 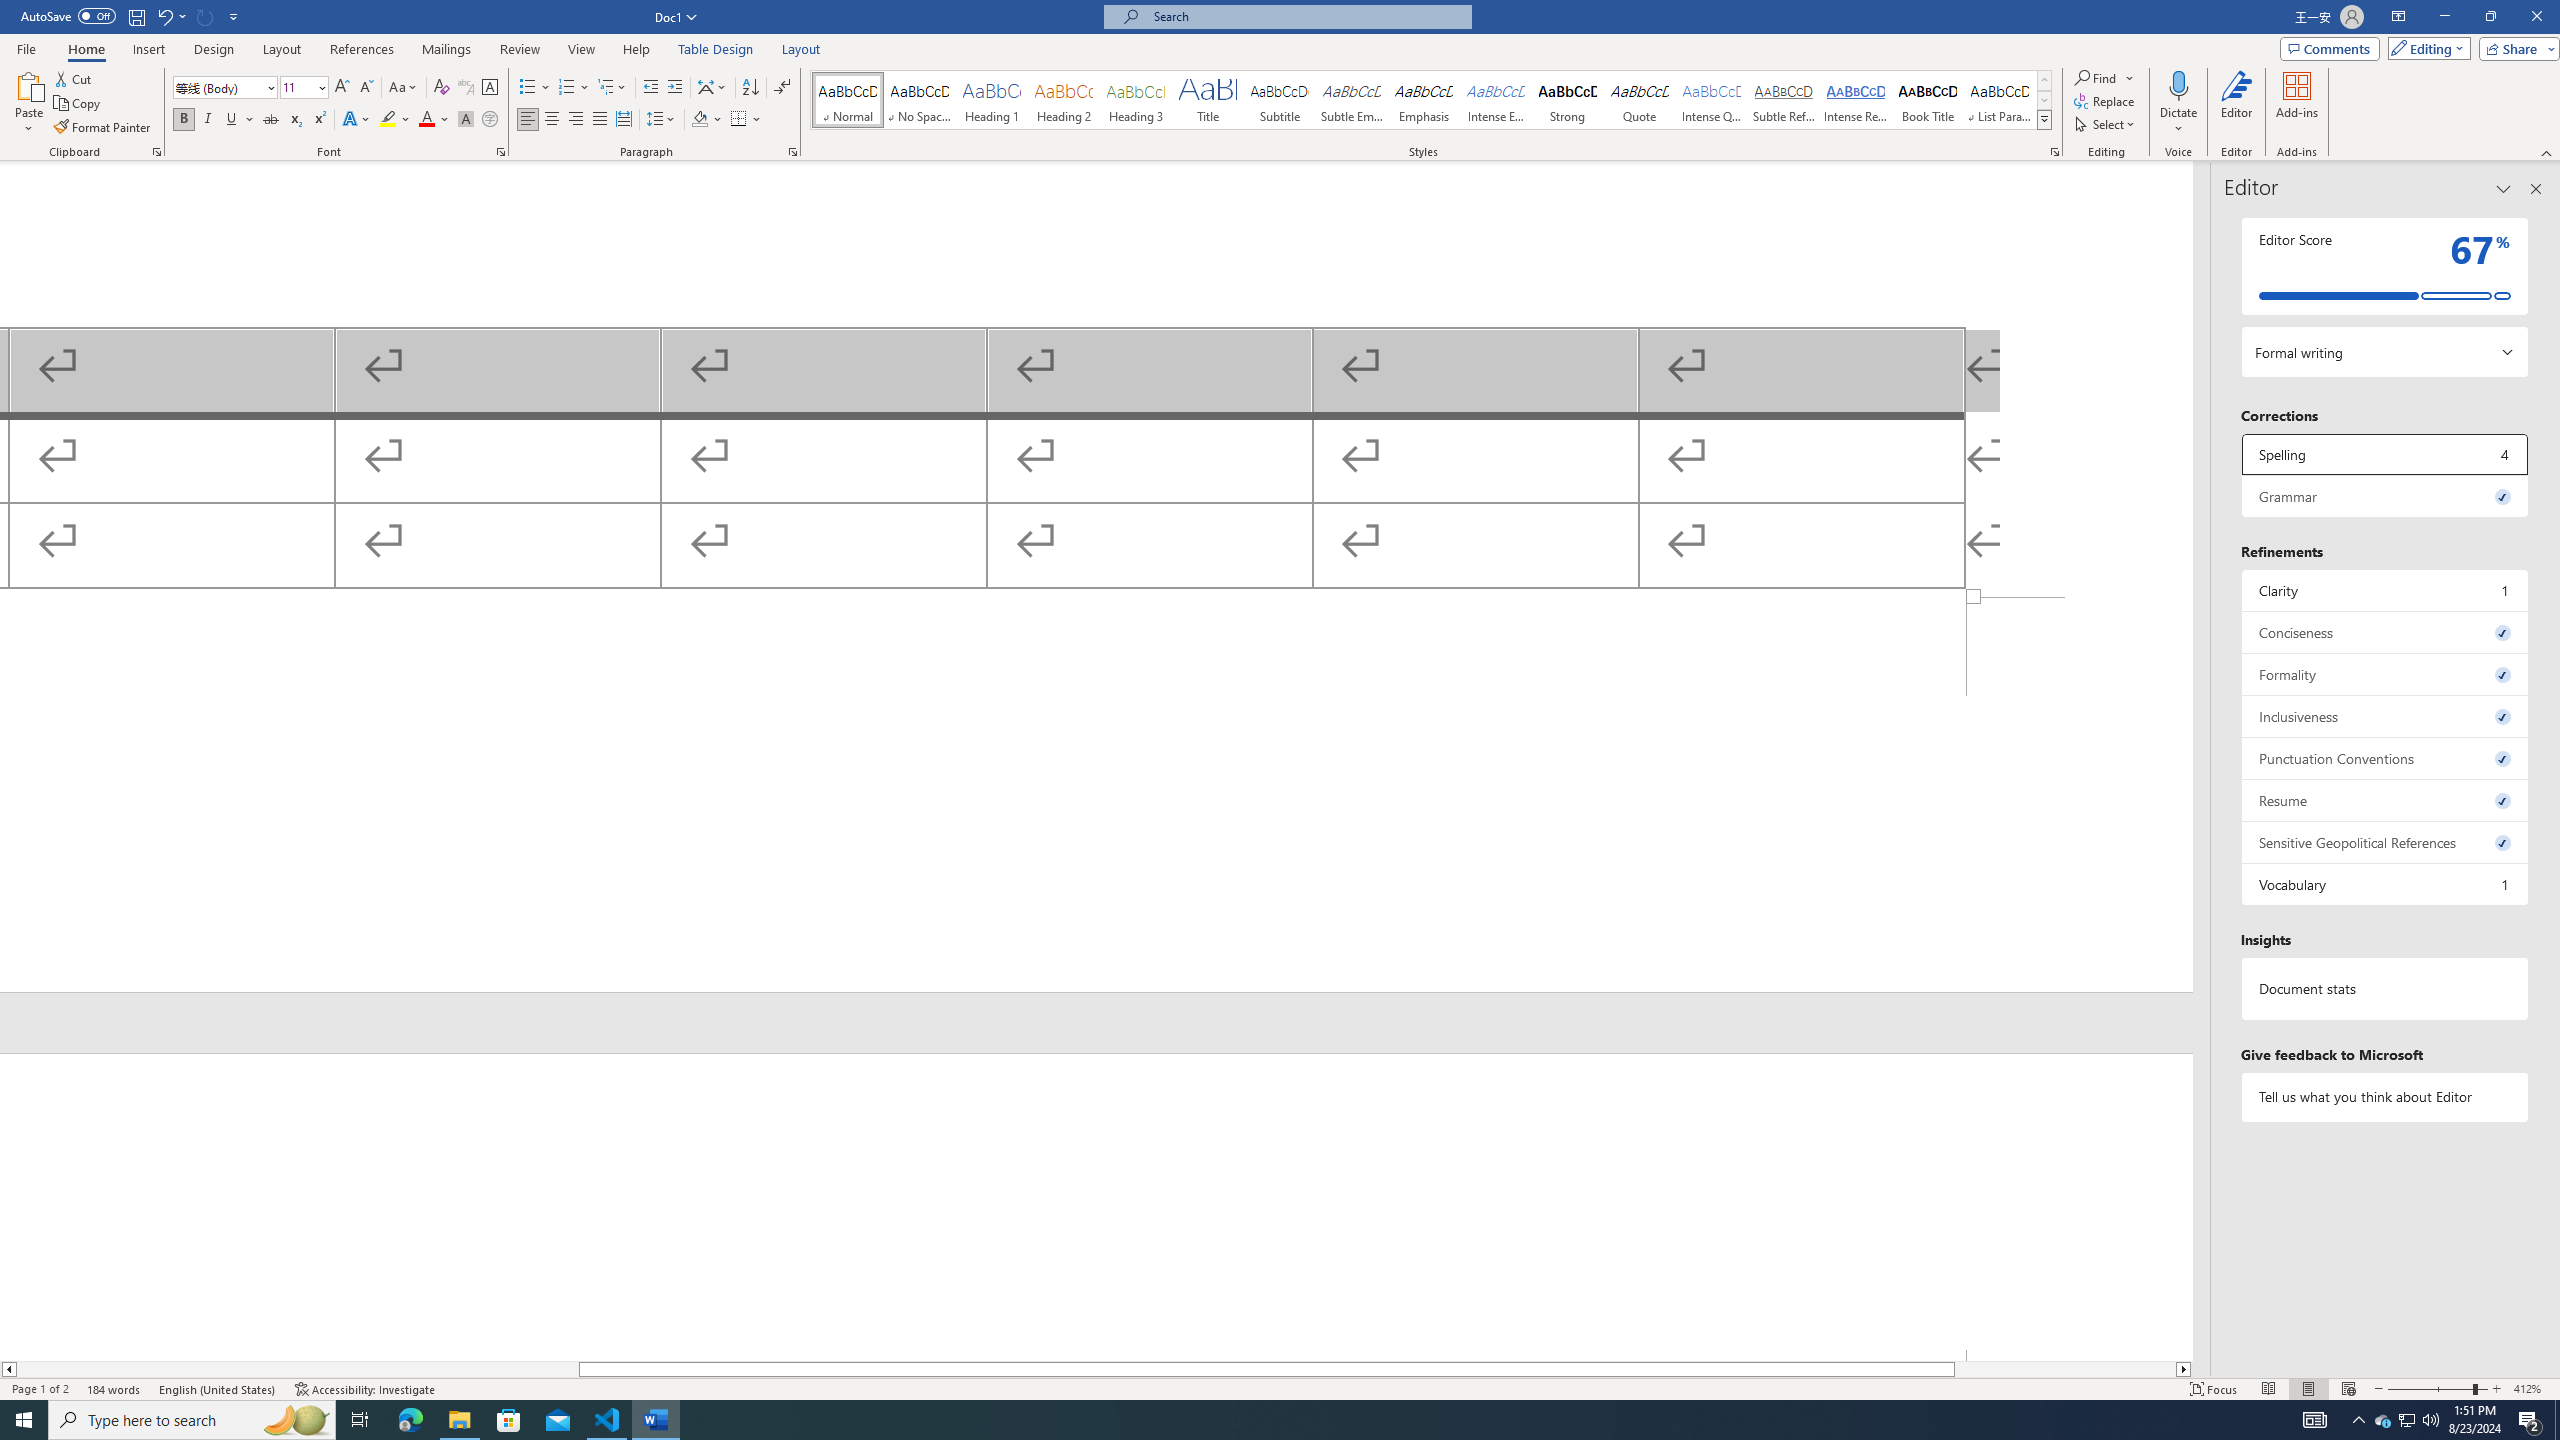 I want to click on 'Subtitle', so click(x=1280, y=99).